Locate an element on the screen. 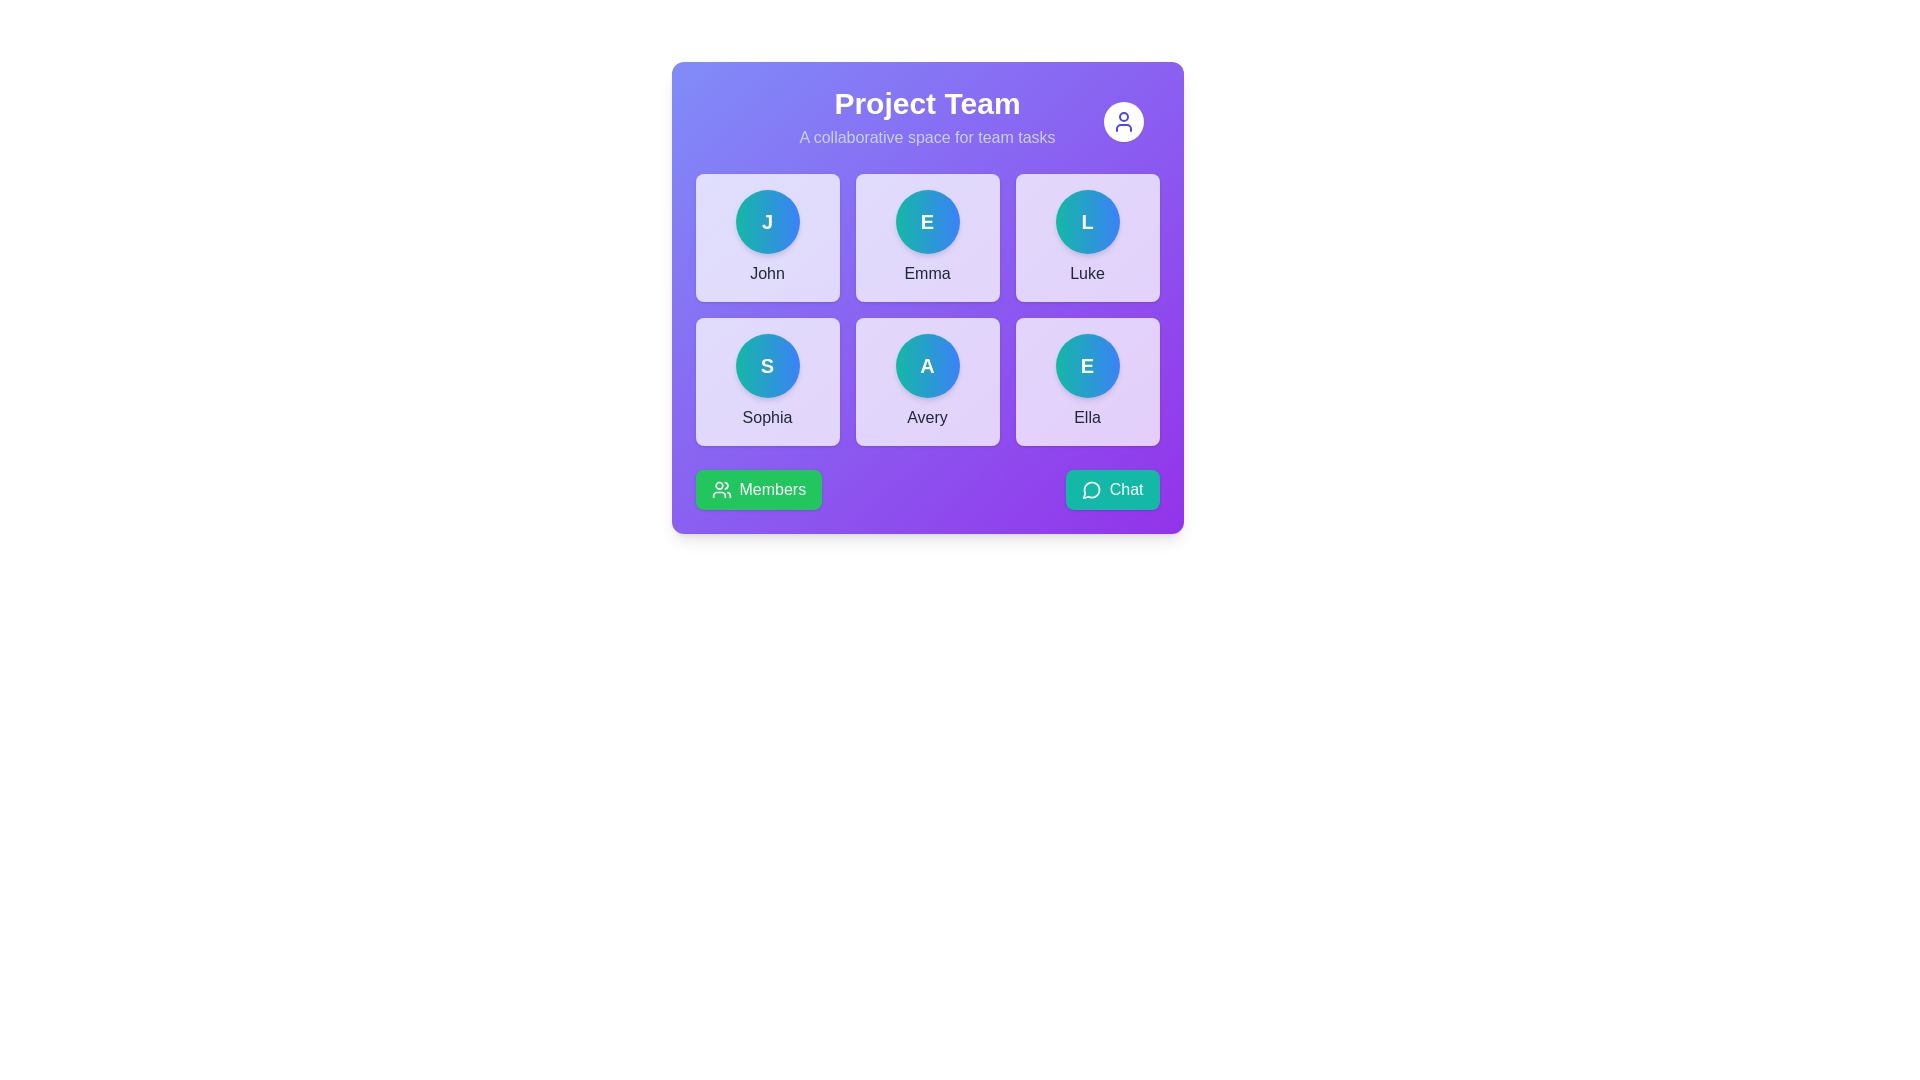 The height and width of the screenshot is (1080, 1920). the circular avatar with a gradient background and the letter 'A' is located at coordinates (926, 366).